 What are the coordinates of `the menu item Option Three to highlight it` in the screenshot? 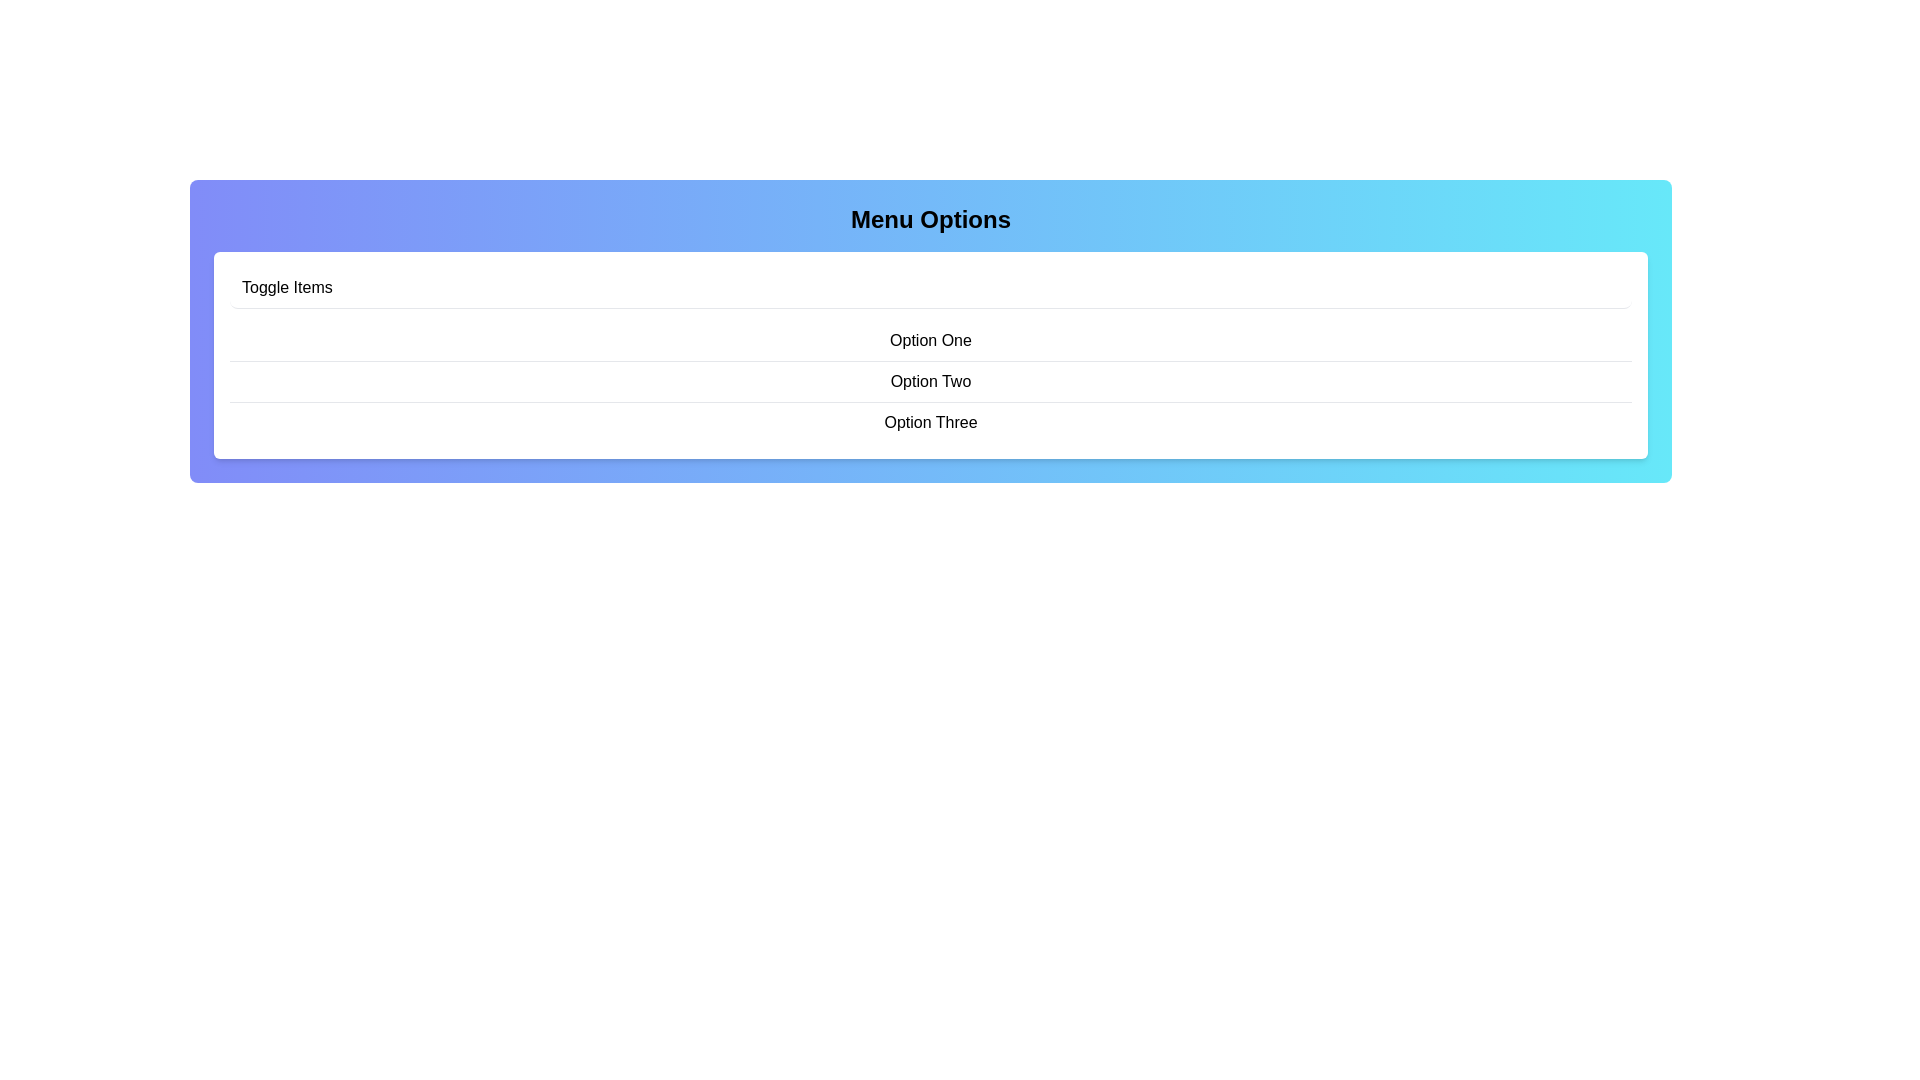 It's located at (930, 421).